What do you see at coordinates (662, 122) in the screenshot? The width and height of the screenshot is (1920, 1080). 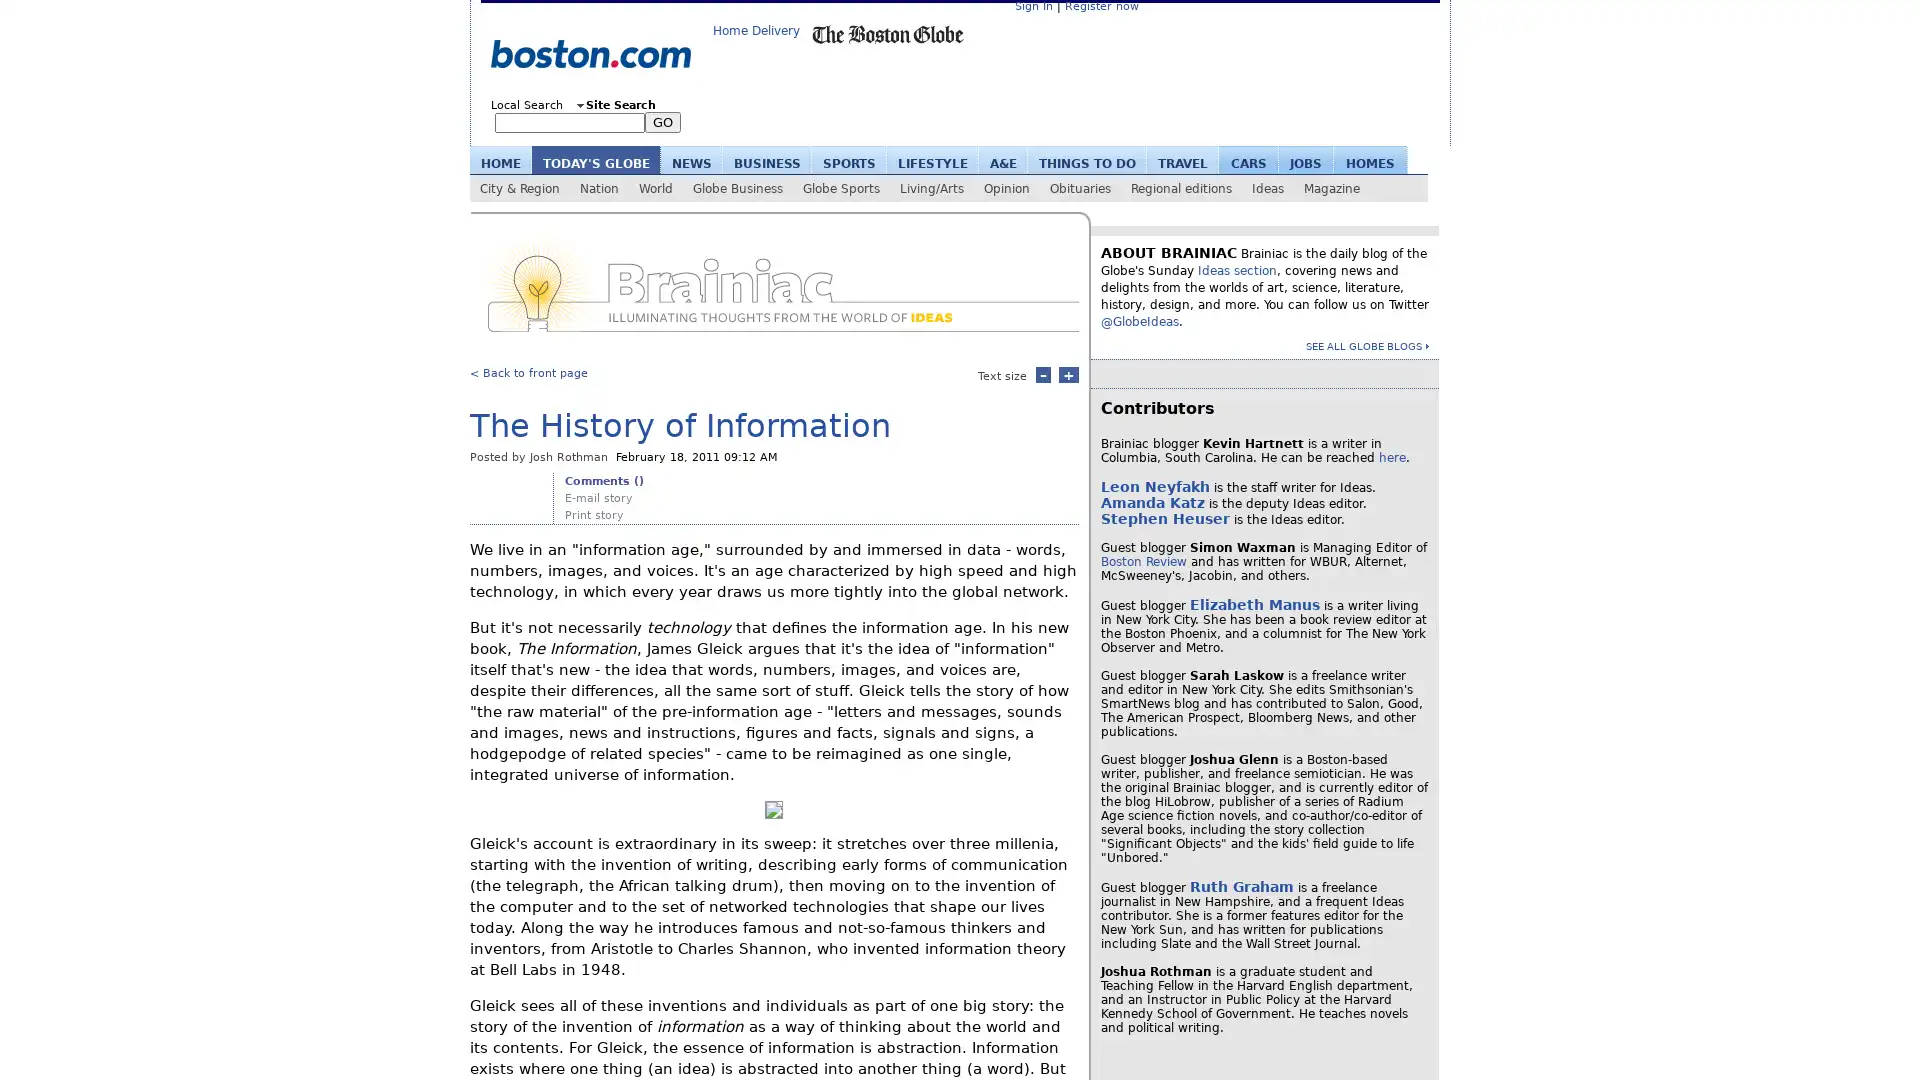 I see `GO` at bounding box center [662, 122].